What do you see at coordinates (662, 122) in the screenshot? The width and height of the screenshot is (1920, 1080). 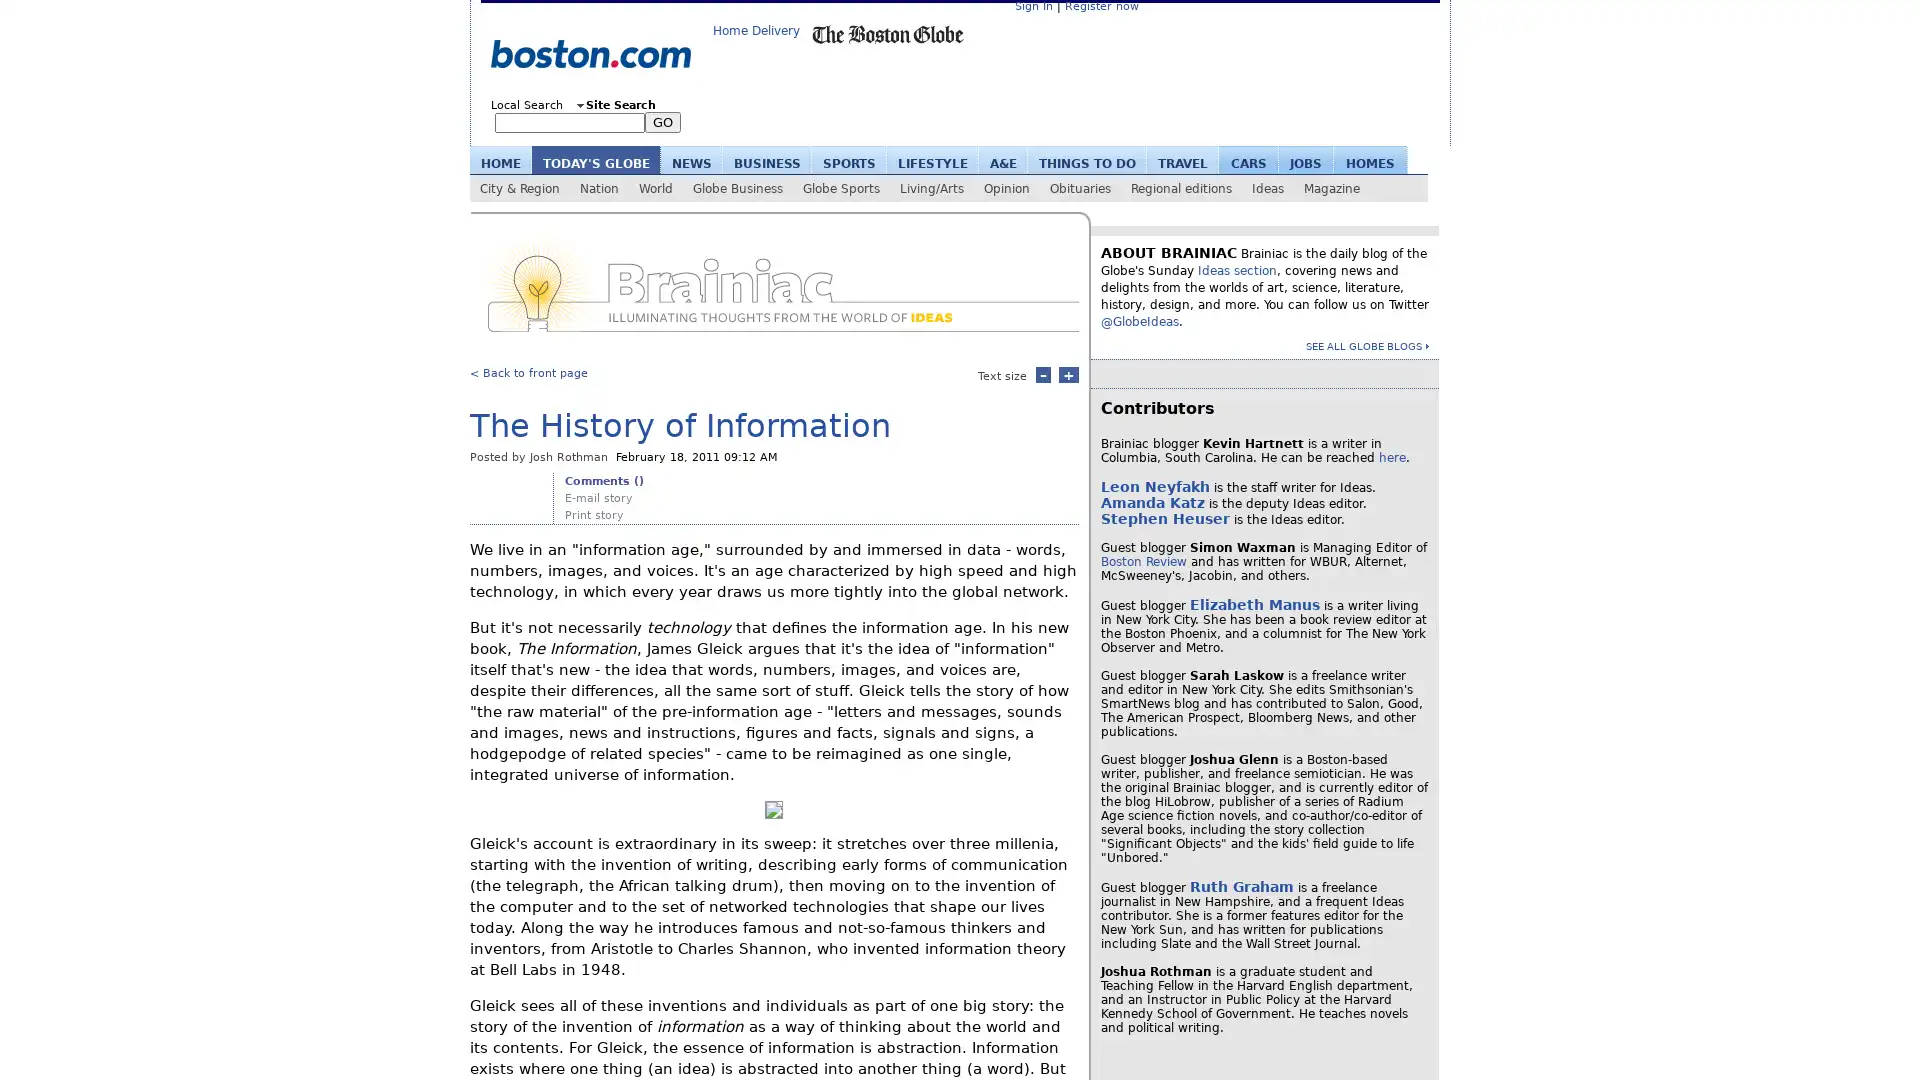 I see `GO` at bounding box center [662, 122].